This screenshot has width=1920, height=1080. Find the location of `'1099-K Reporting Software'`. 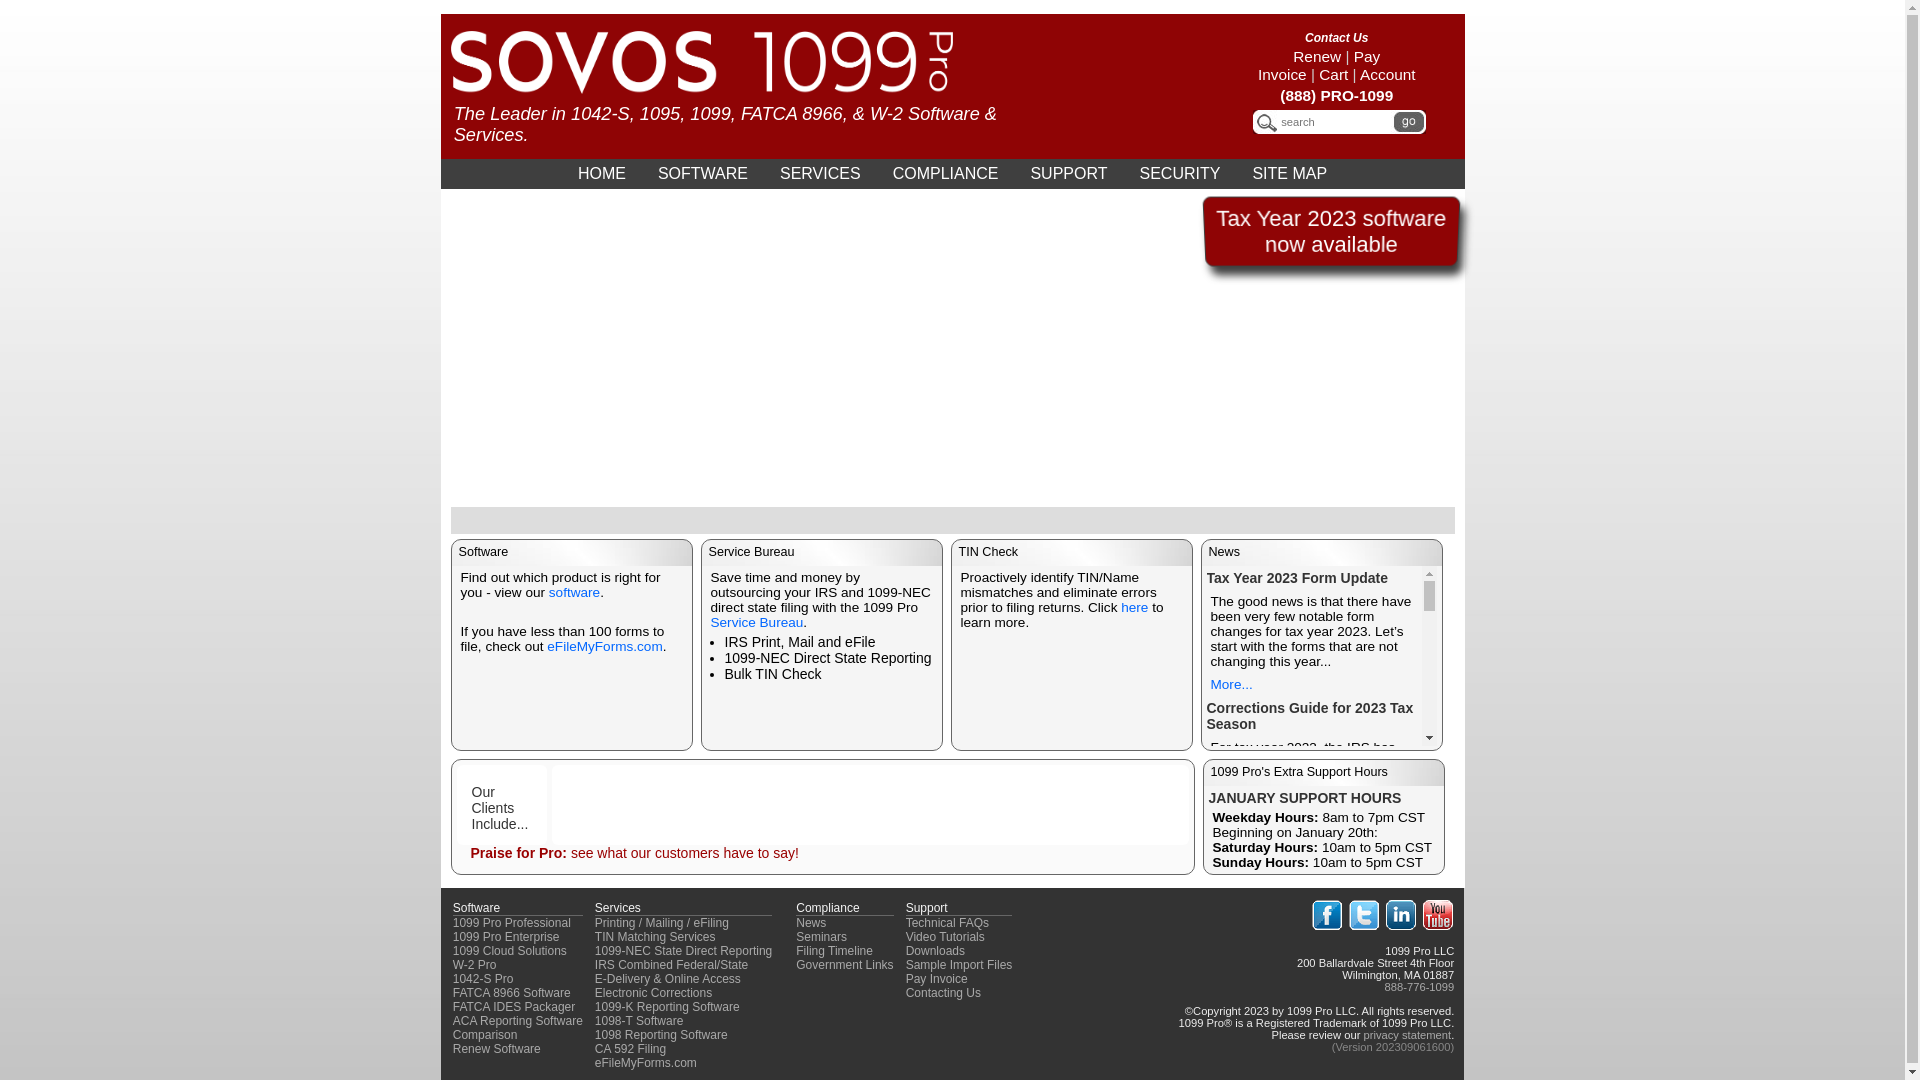

'1099-K Reporting Software' is located at coordinates (594, 1006).